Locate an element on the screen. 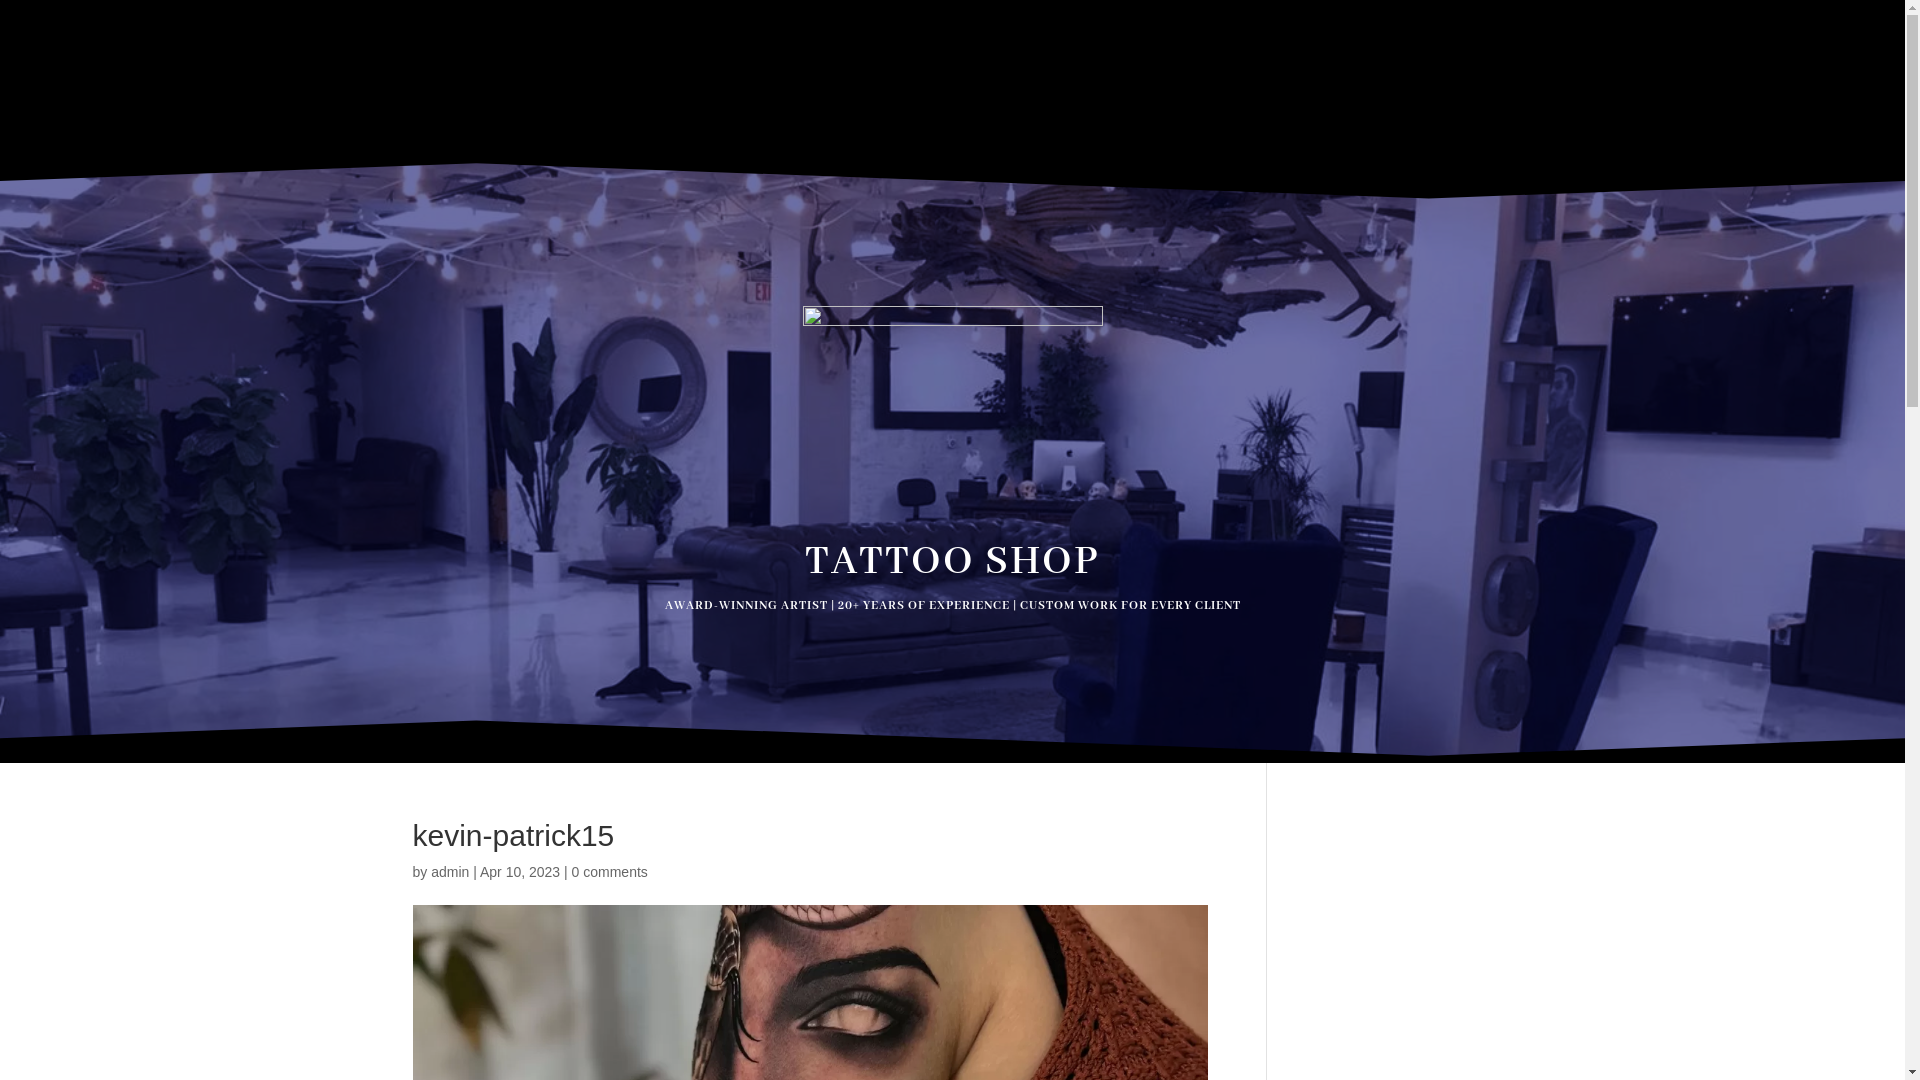  'admin' is located at coordinates (449, 870).